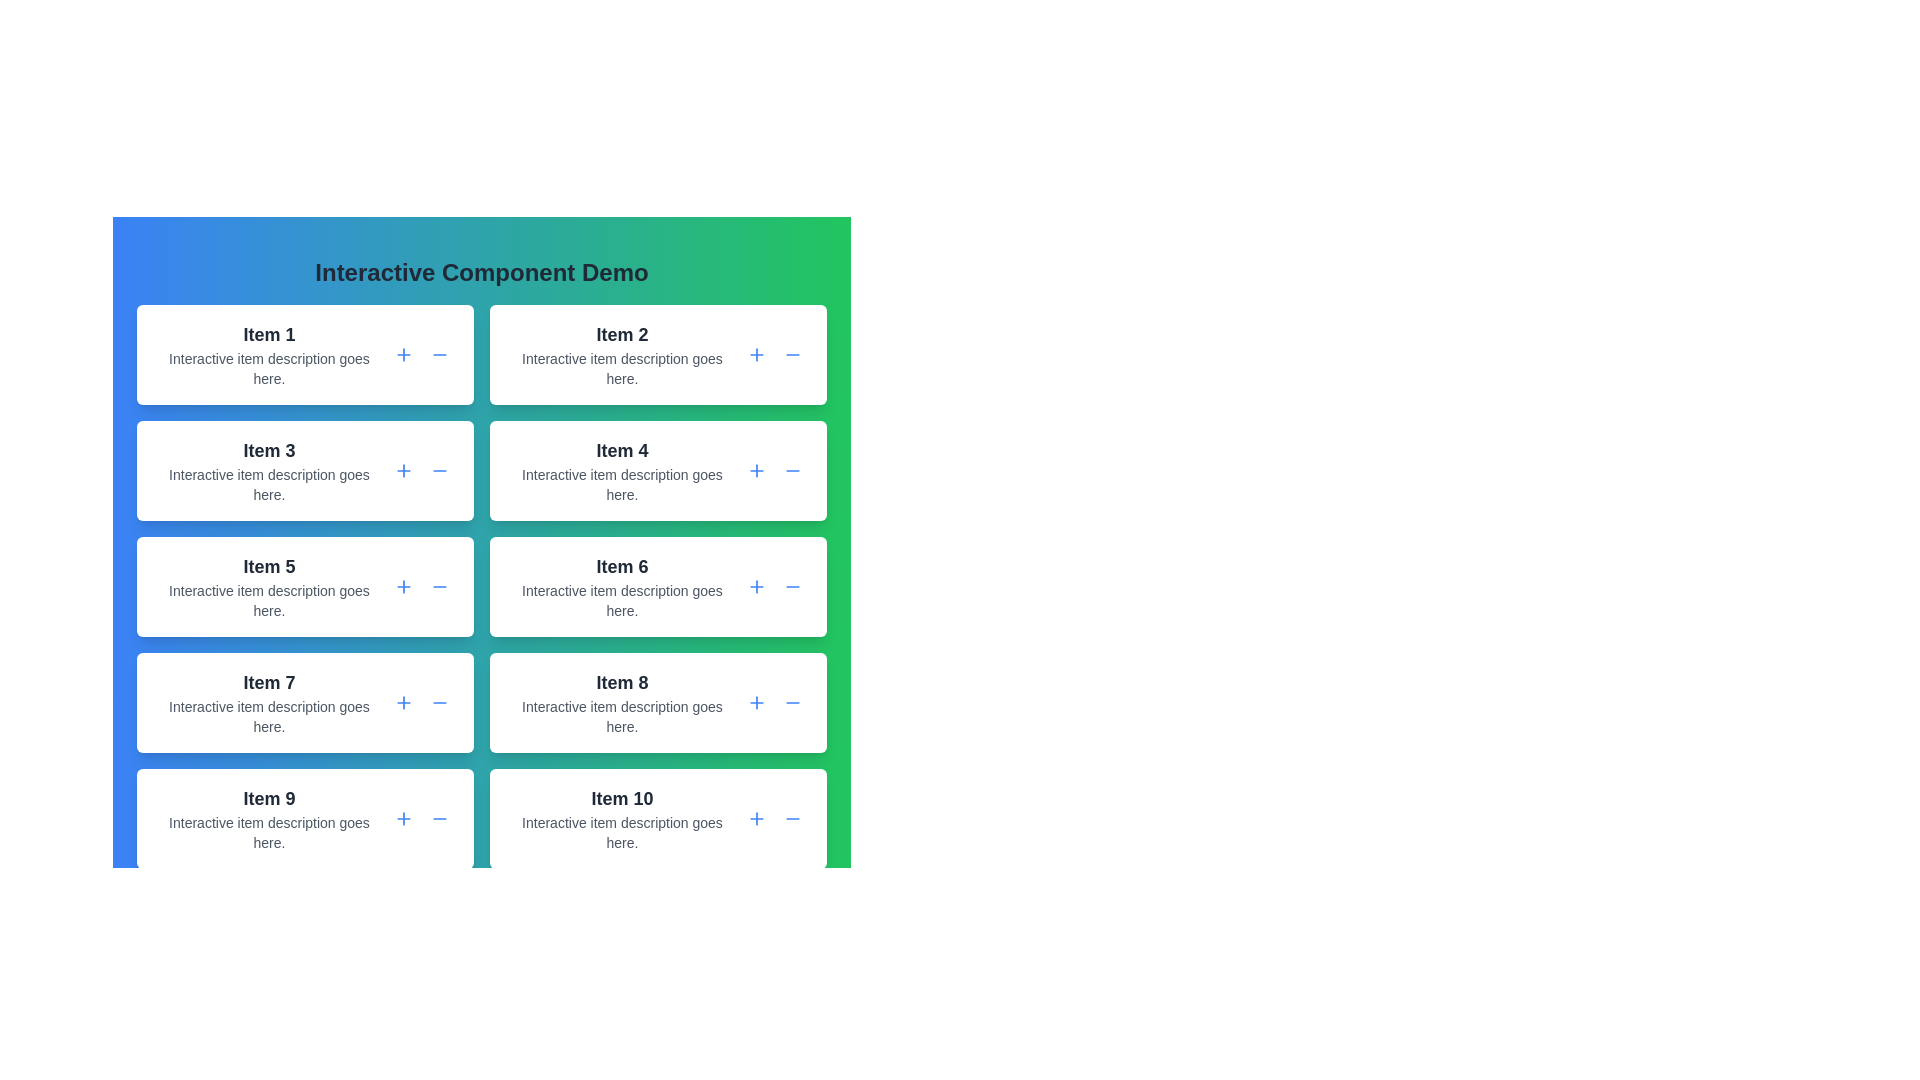 This screenshot has height=1080, width=1920. What do you see at coordinates (658, 818) in the screenshot?
I see `the minus (-) button on the Interactive card labeled 'Item 10' located at the bottom-right corner of the grid to decrement the value` at bounding box center [658, 818].